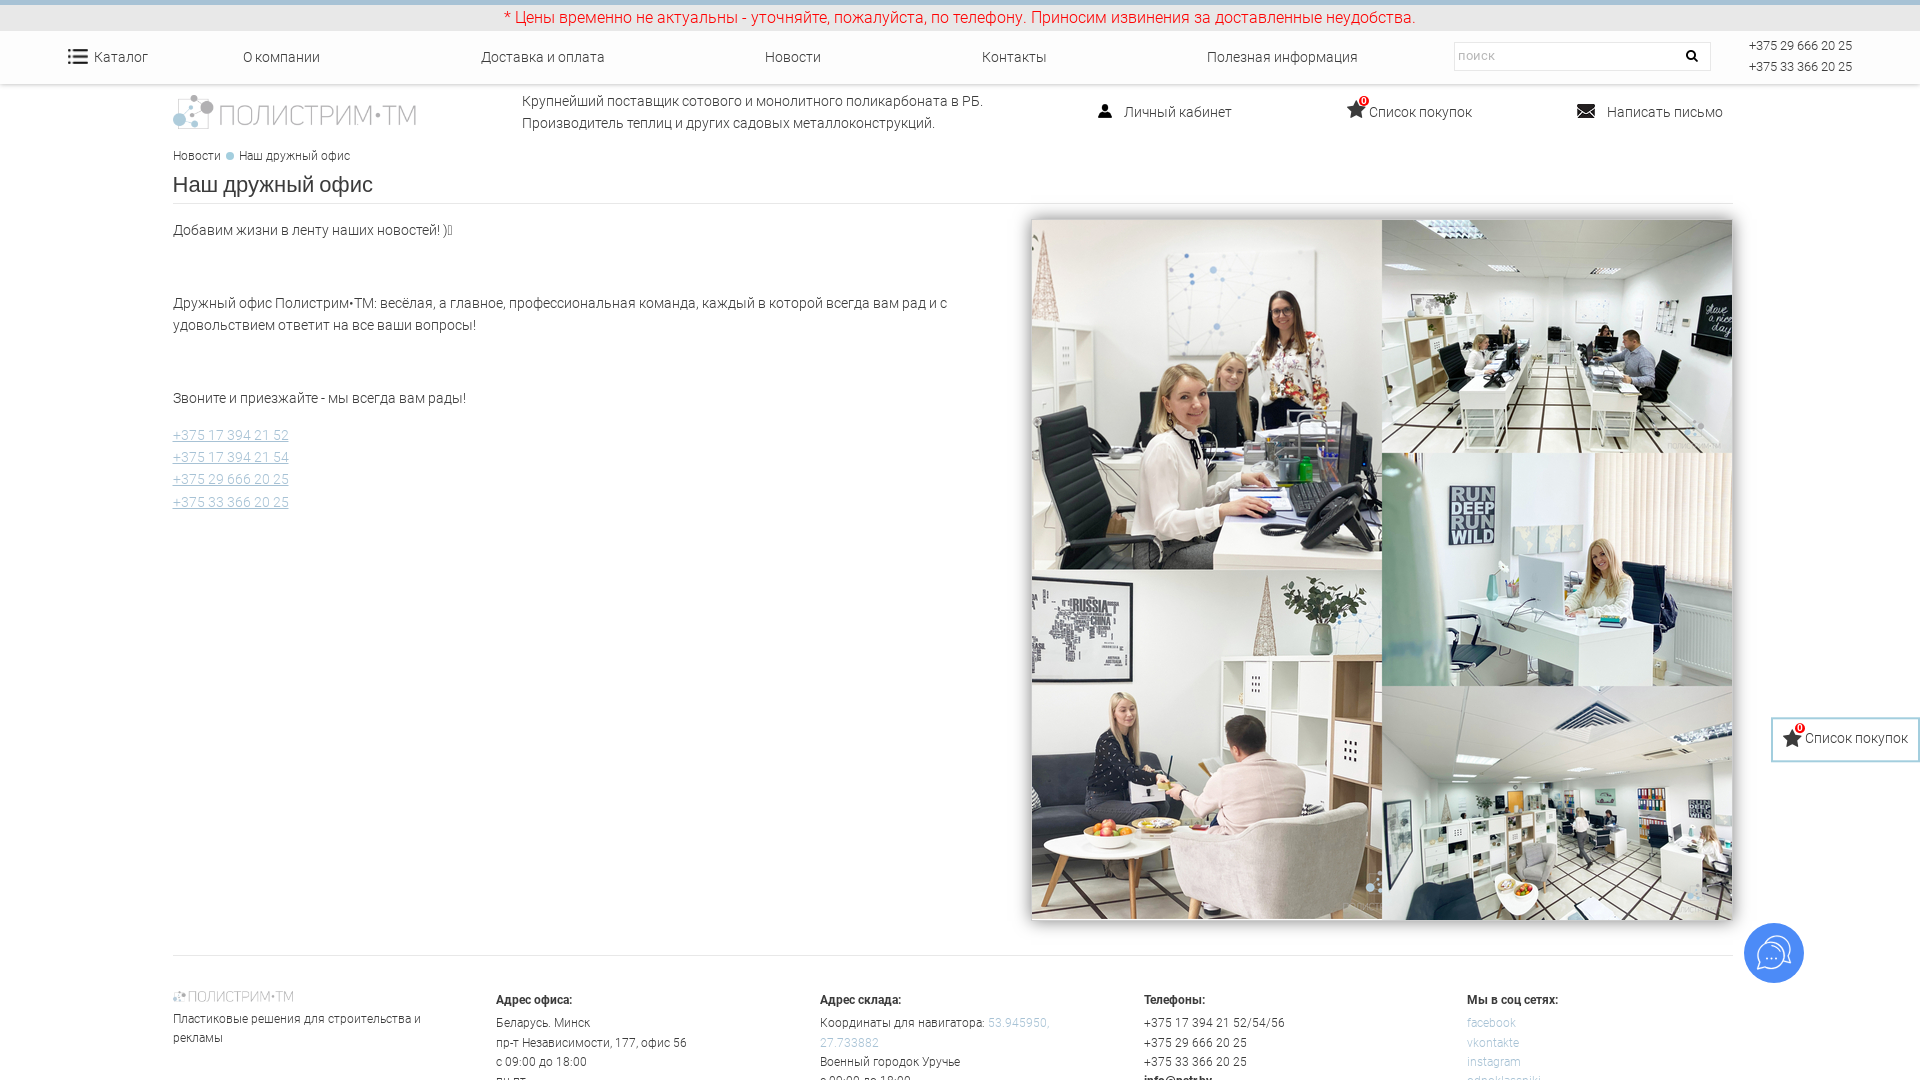  What do you see at coordinates (230, 500) in the screenshot?
I see `'+375 33 366 20 25'` at bounding box center [230, 500].